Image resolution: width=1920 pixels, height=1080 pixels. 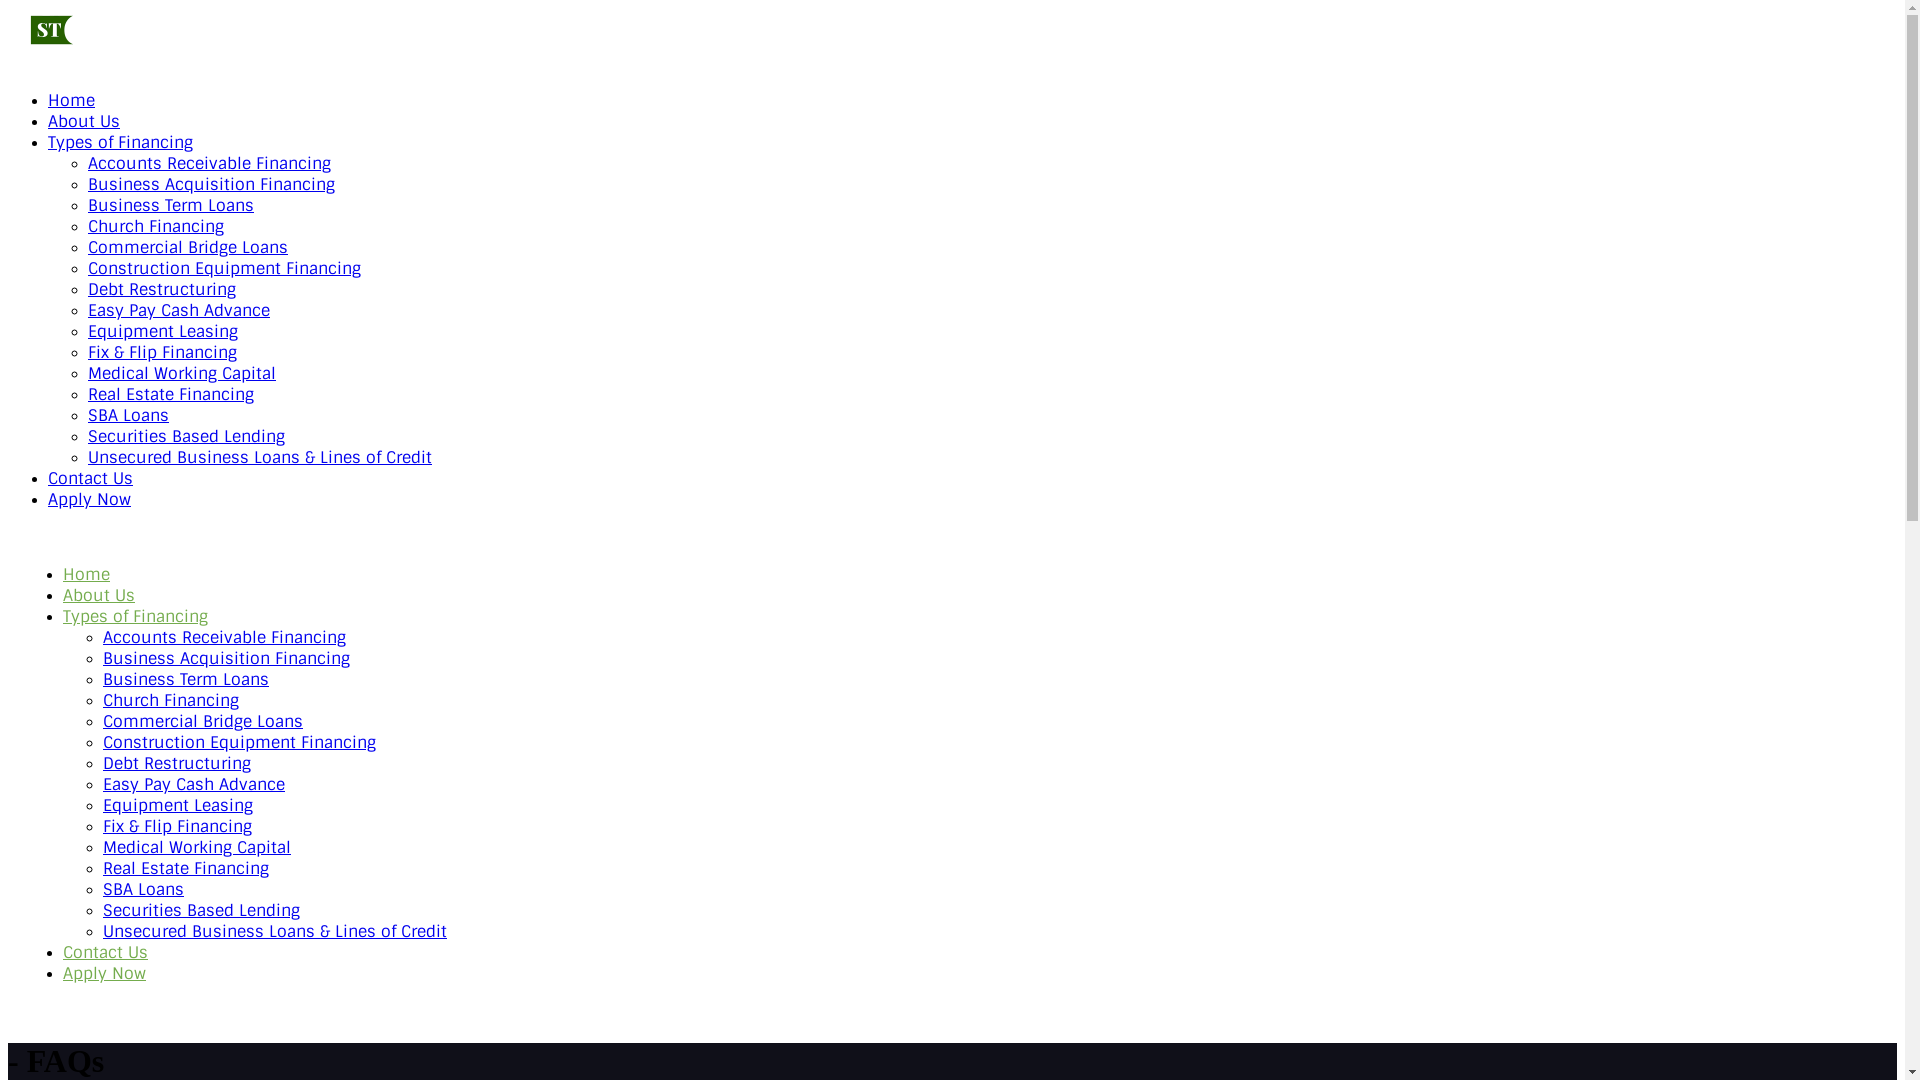 I want to click on 'Business Acquisition Financing', so click(x=226, y=658).